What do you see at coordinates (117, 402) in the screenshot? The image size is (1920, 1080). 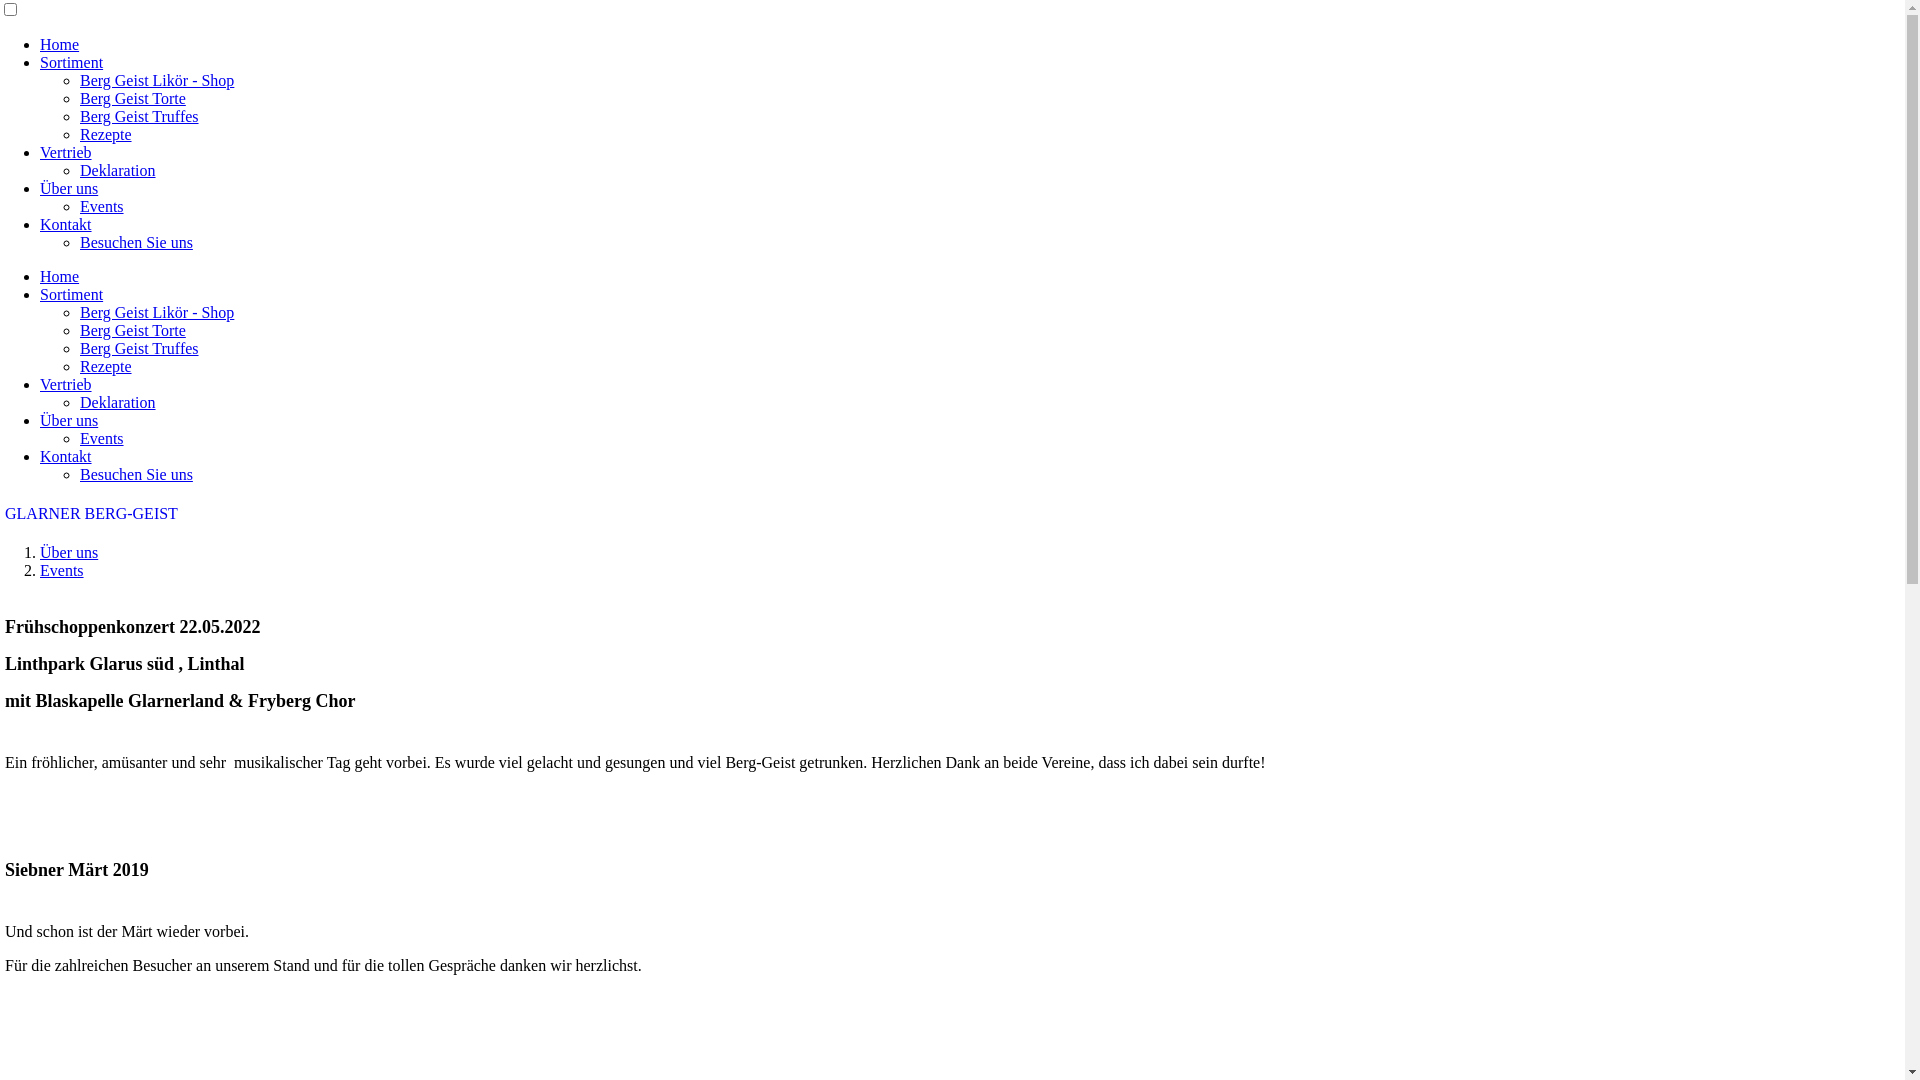 I see `'Deklaration'` at bounding box center [117, 402].